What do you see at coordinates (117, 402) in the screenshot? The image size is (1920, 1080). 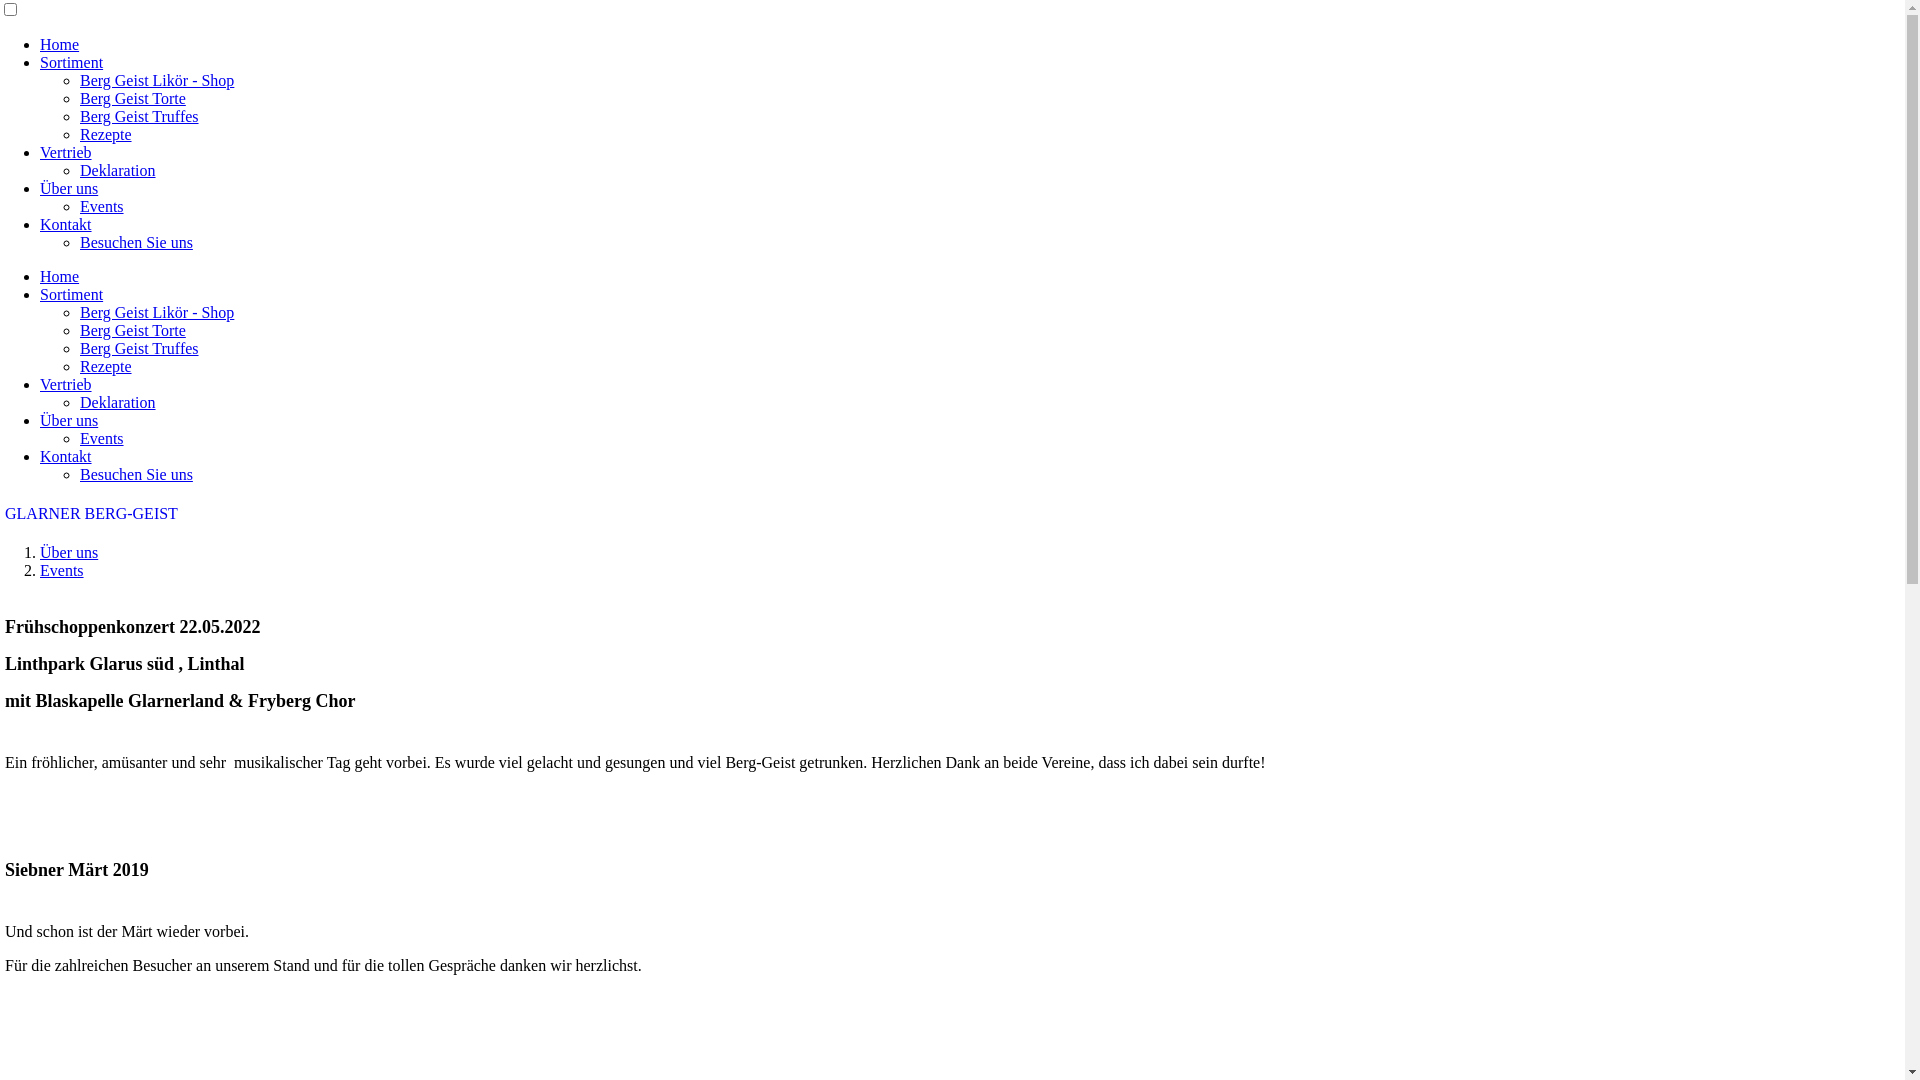 I see `'Deklaration'` at bounding box center [117, 402].